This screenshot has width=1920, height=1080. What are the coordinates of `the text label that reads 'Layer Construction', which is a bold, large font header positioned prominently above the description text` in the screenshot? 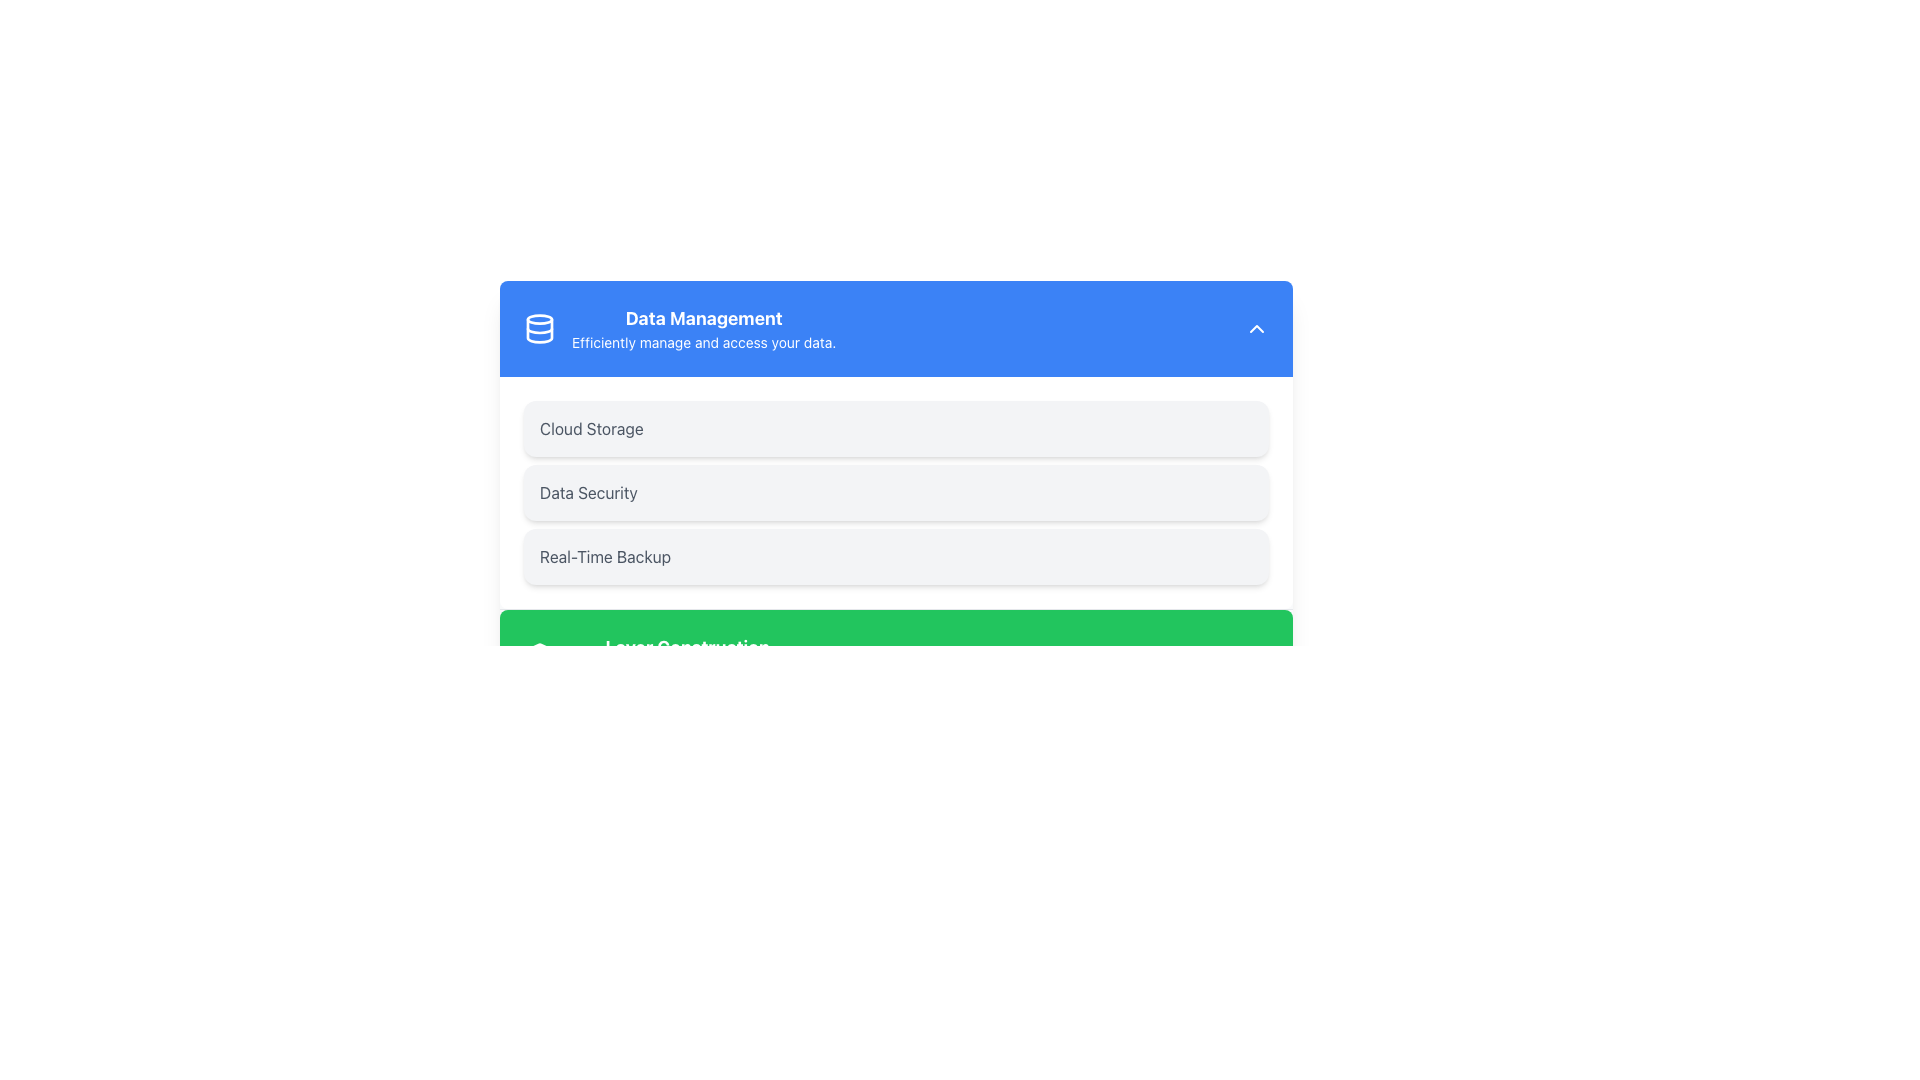 It's located at (687, 648).